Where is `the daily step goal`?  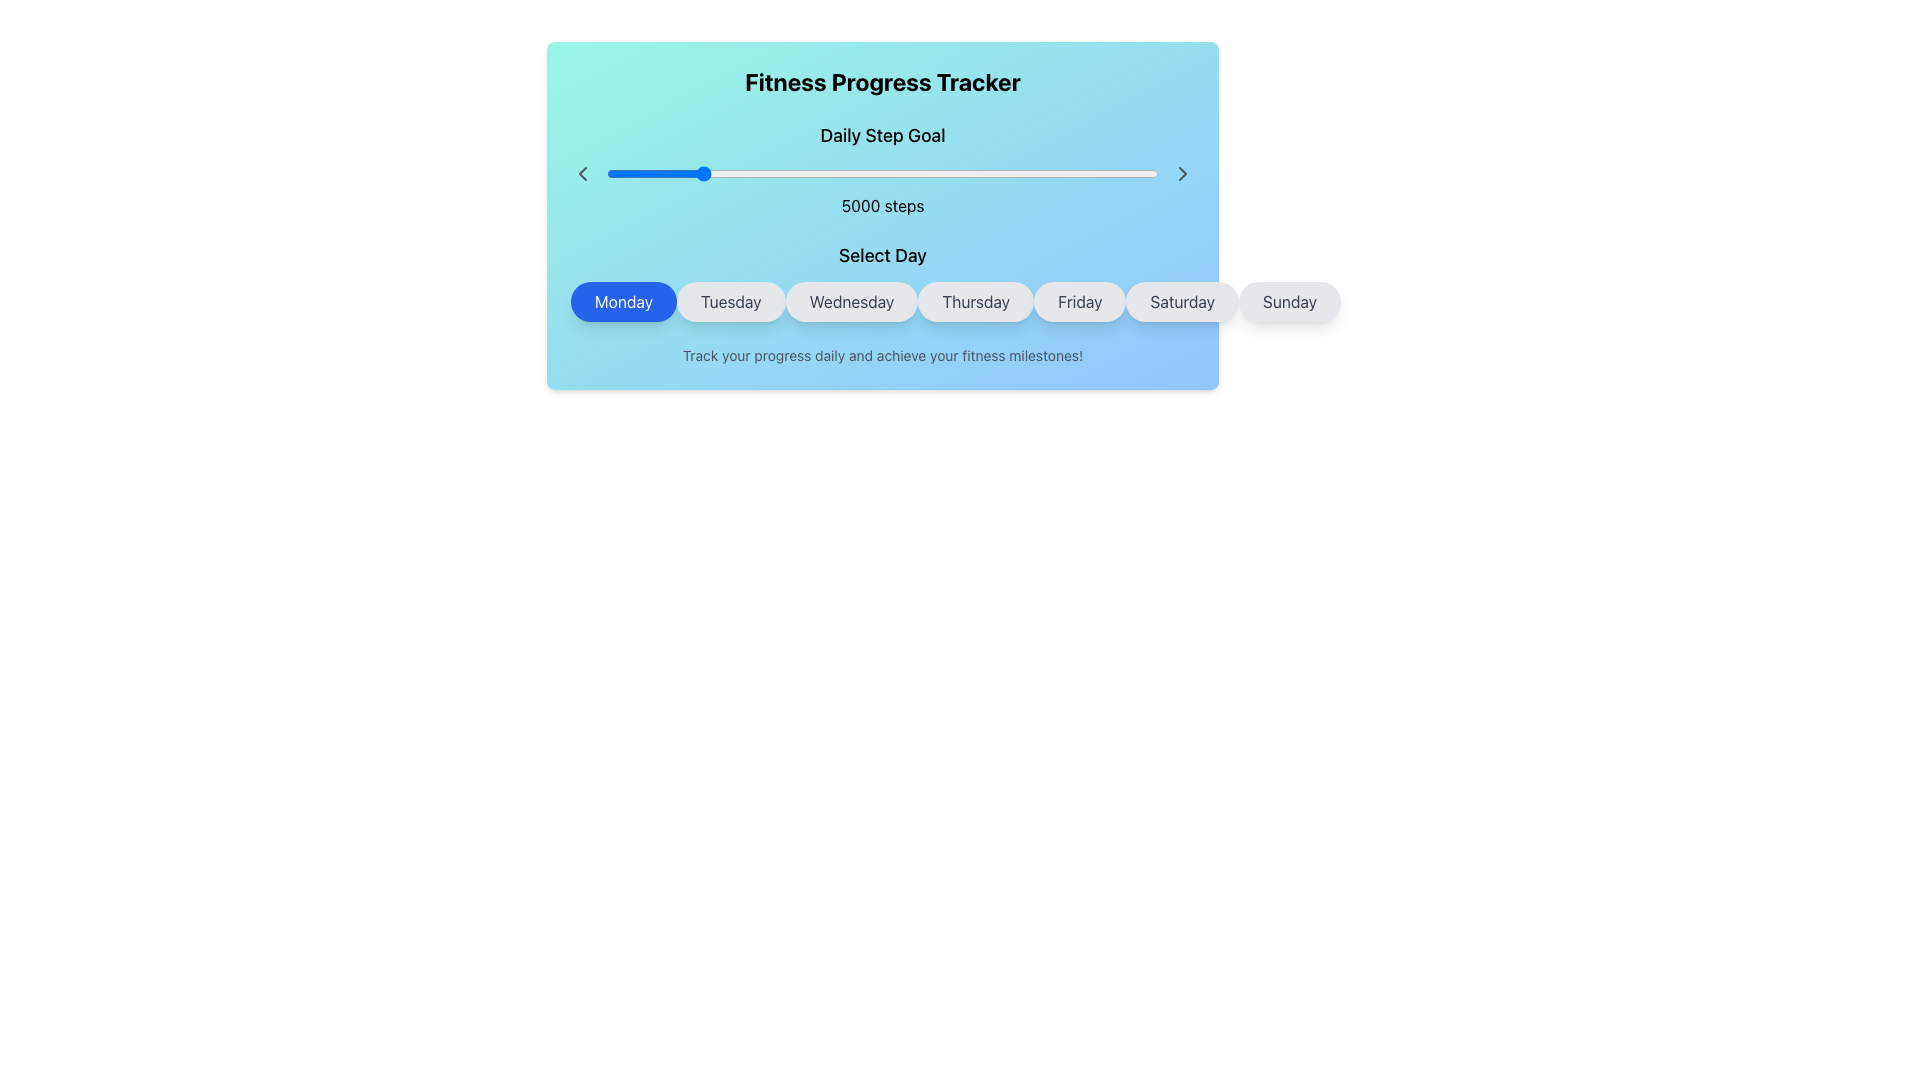 the daily step goal is located at coordinates (658, 172).